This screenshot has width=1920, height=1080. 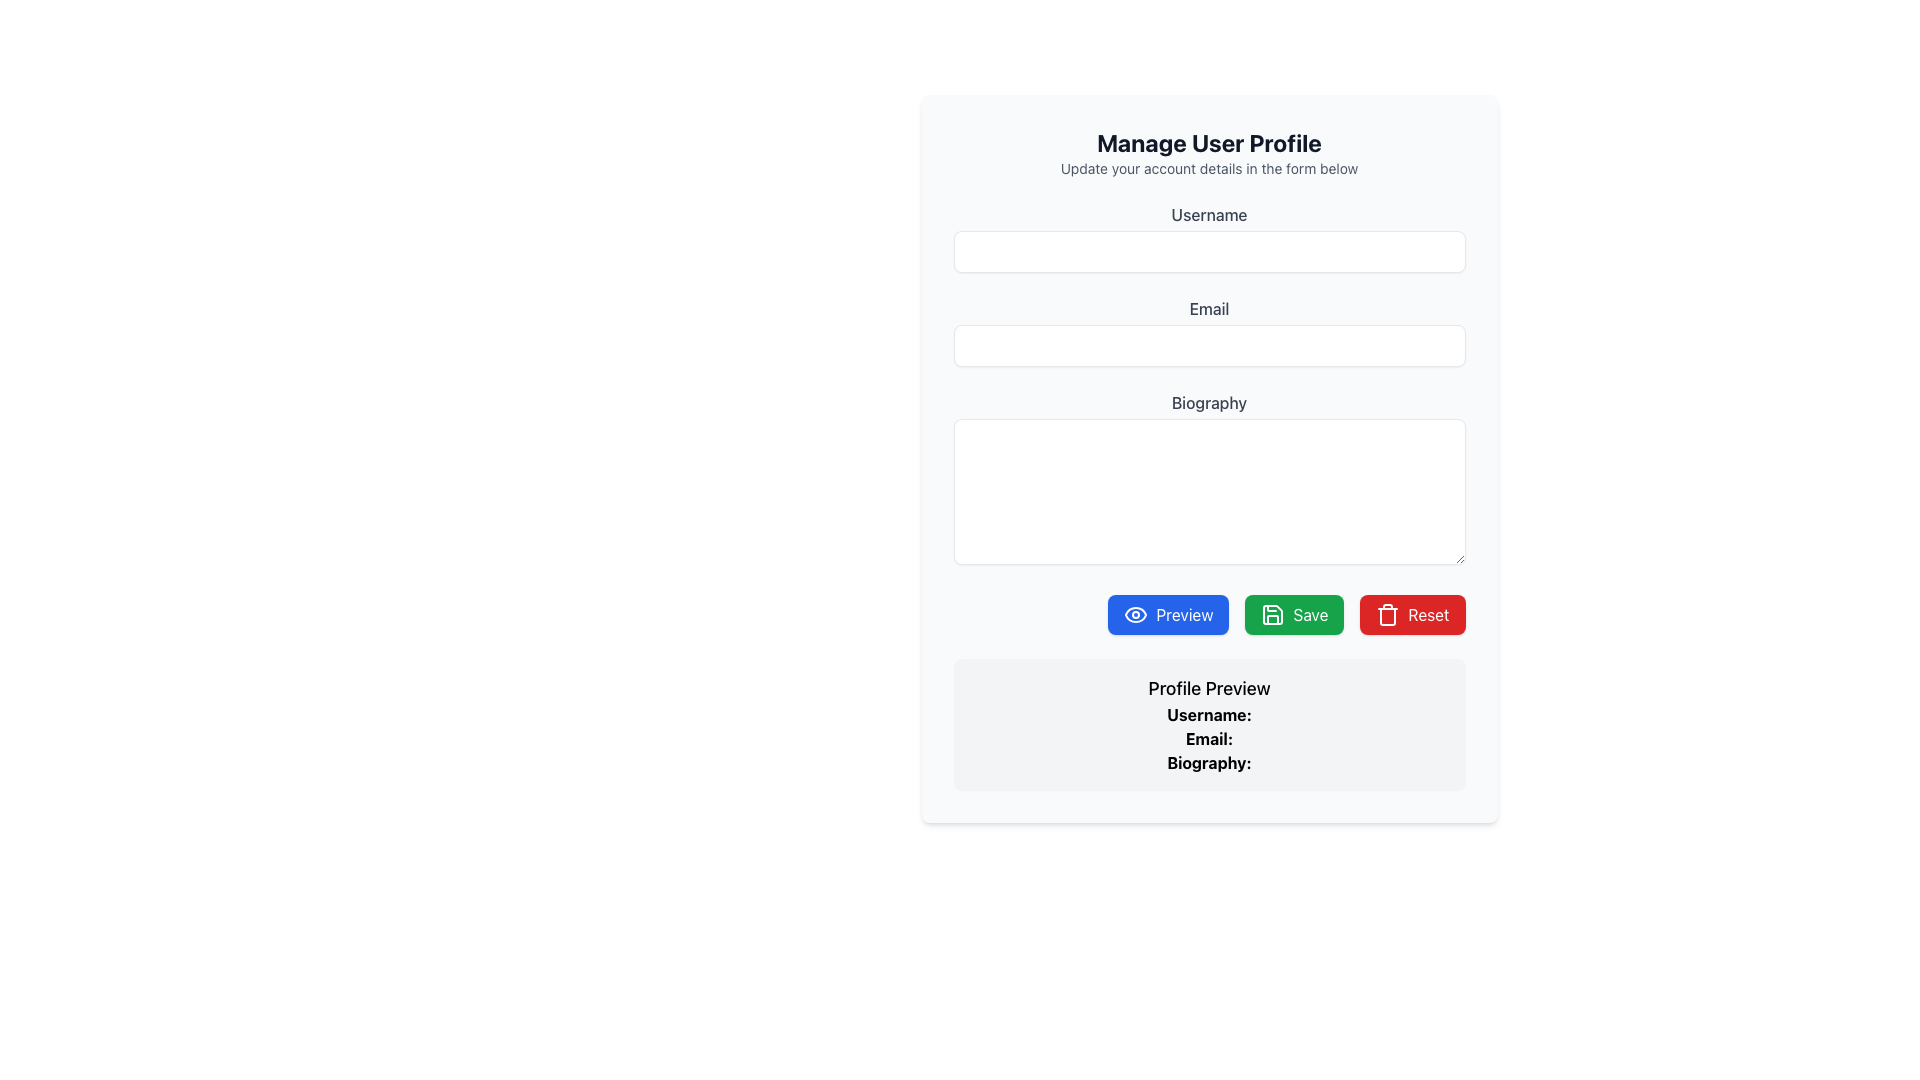 I want to click on the save icon located within the green 'Save' button, which is centrally positioned among the buttons at the bottom of the user form interface, so click(x=1272, y=613).